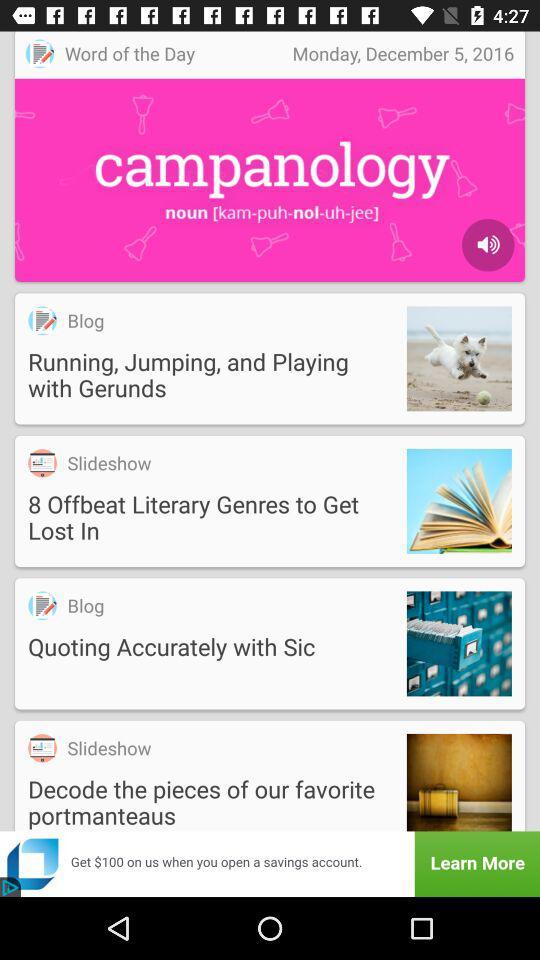 The height and width of the screenshot is (960, 540). What do you see at coordinates (270, 863) in the screenshot?
I see `get 100 on us when you open a savings account learn more` at bounding box center [270, 863].